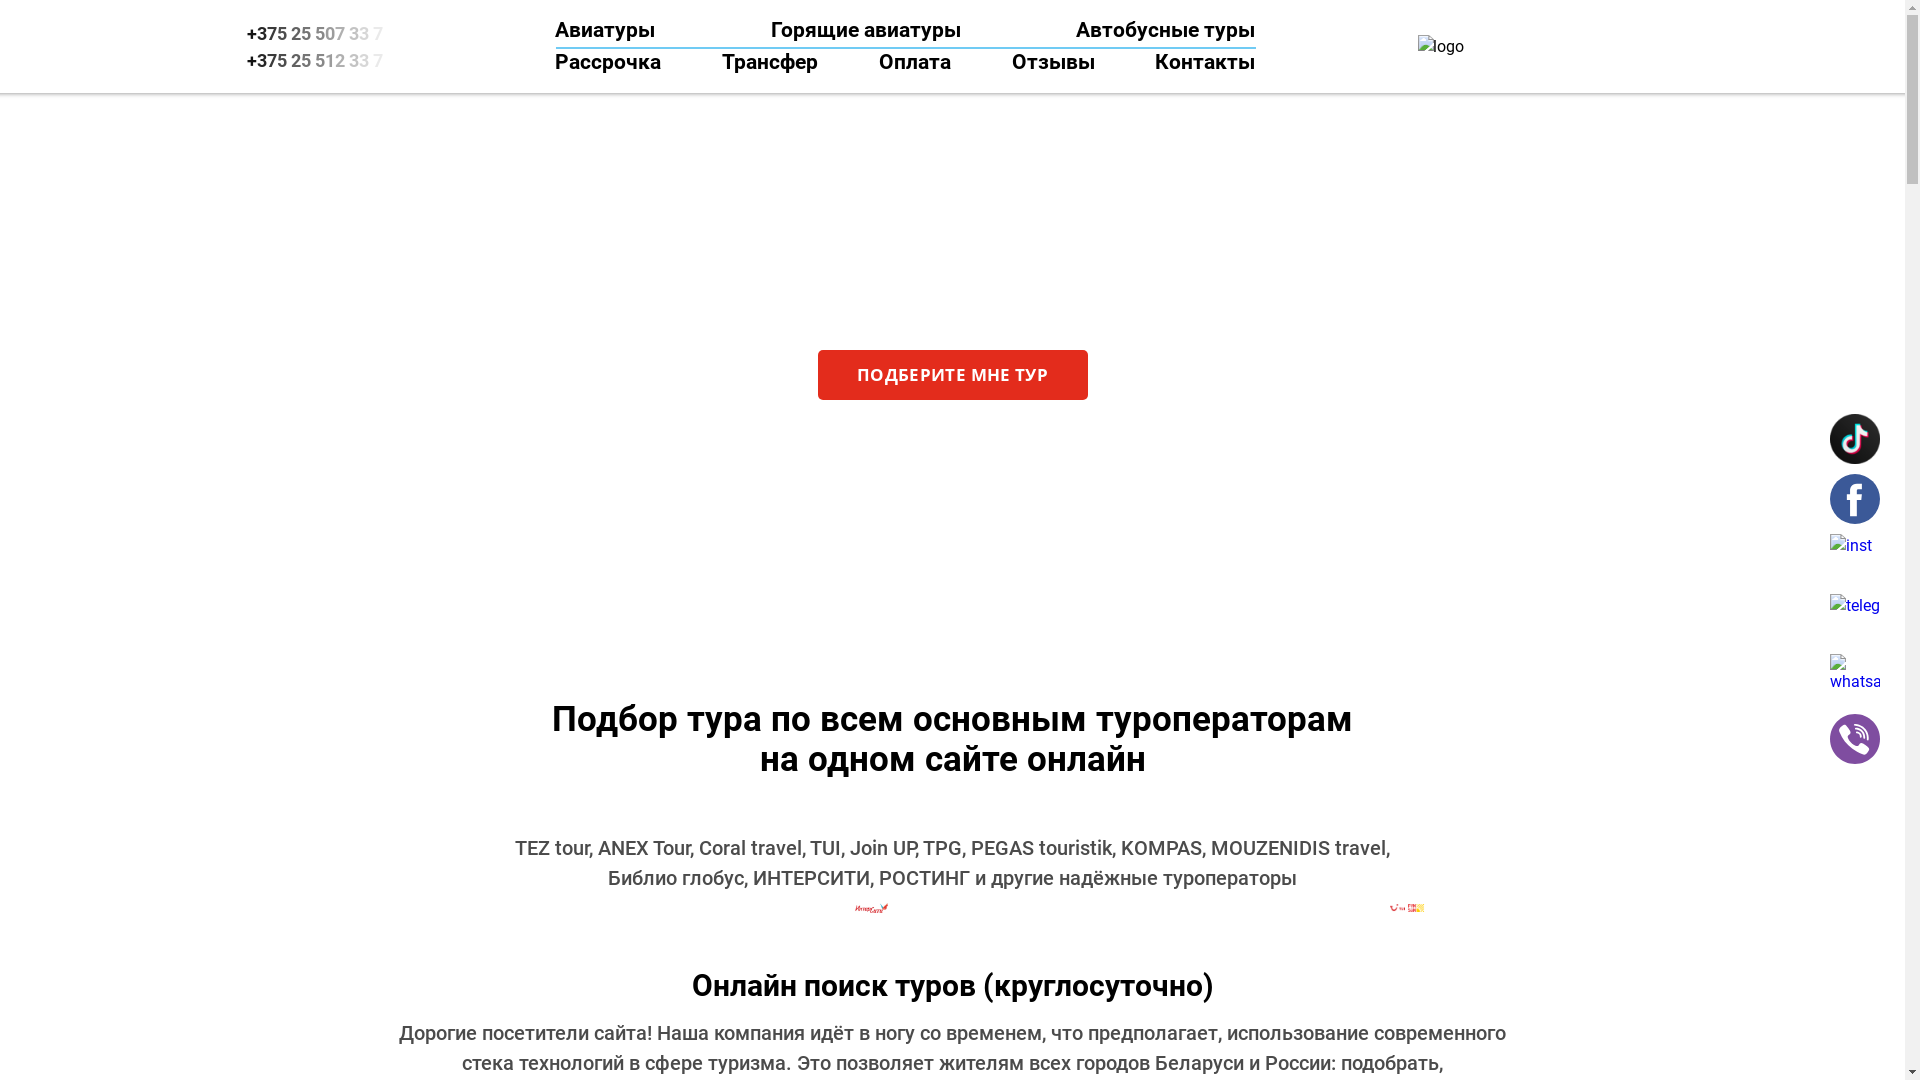 Image resolution: width=1920 pixels, height=1080 pixels. I want to click on '+375 25 507 33 7', so click(245, 33).